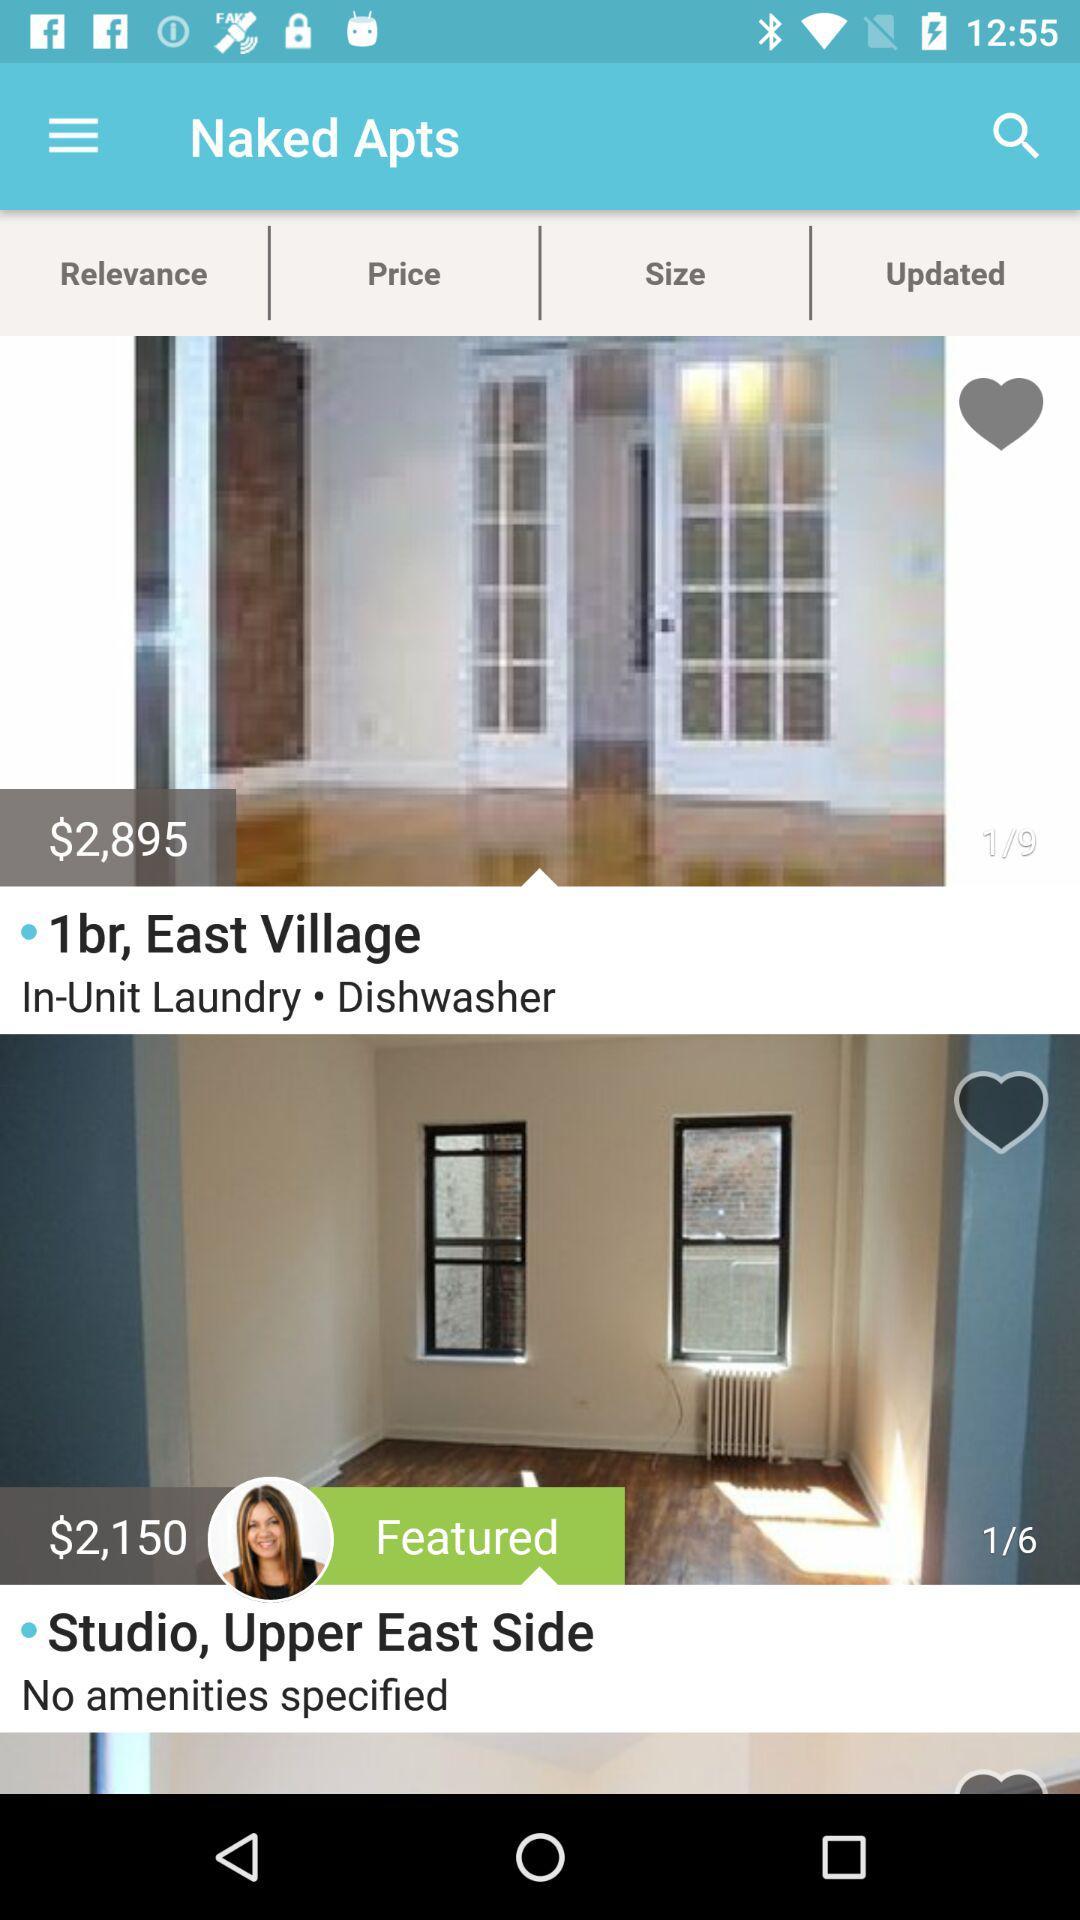 The height and width of the screenshot is (1920, 1080). Describe the element at coordinates (133, 272) in the screenshot. I see `the relevance item` at that location.